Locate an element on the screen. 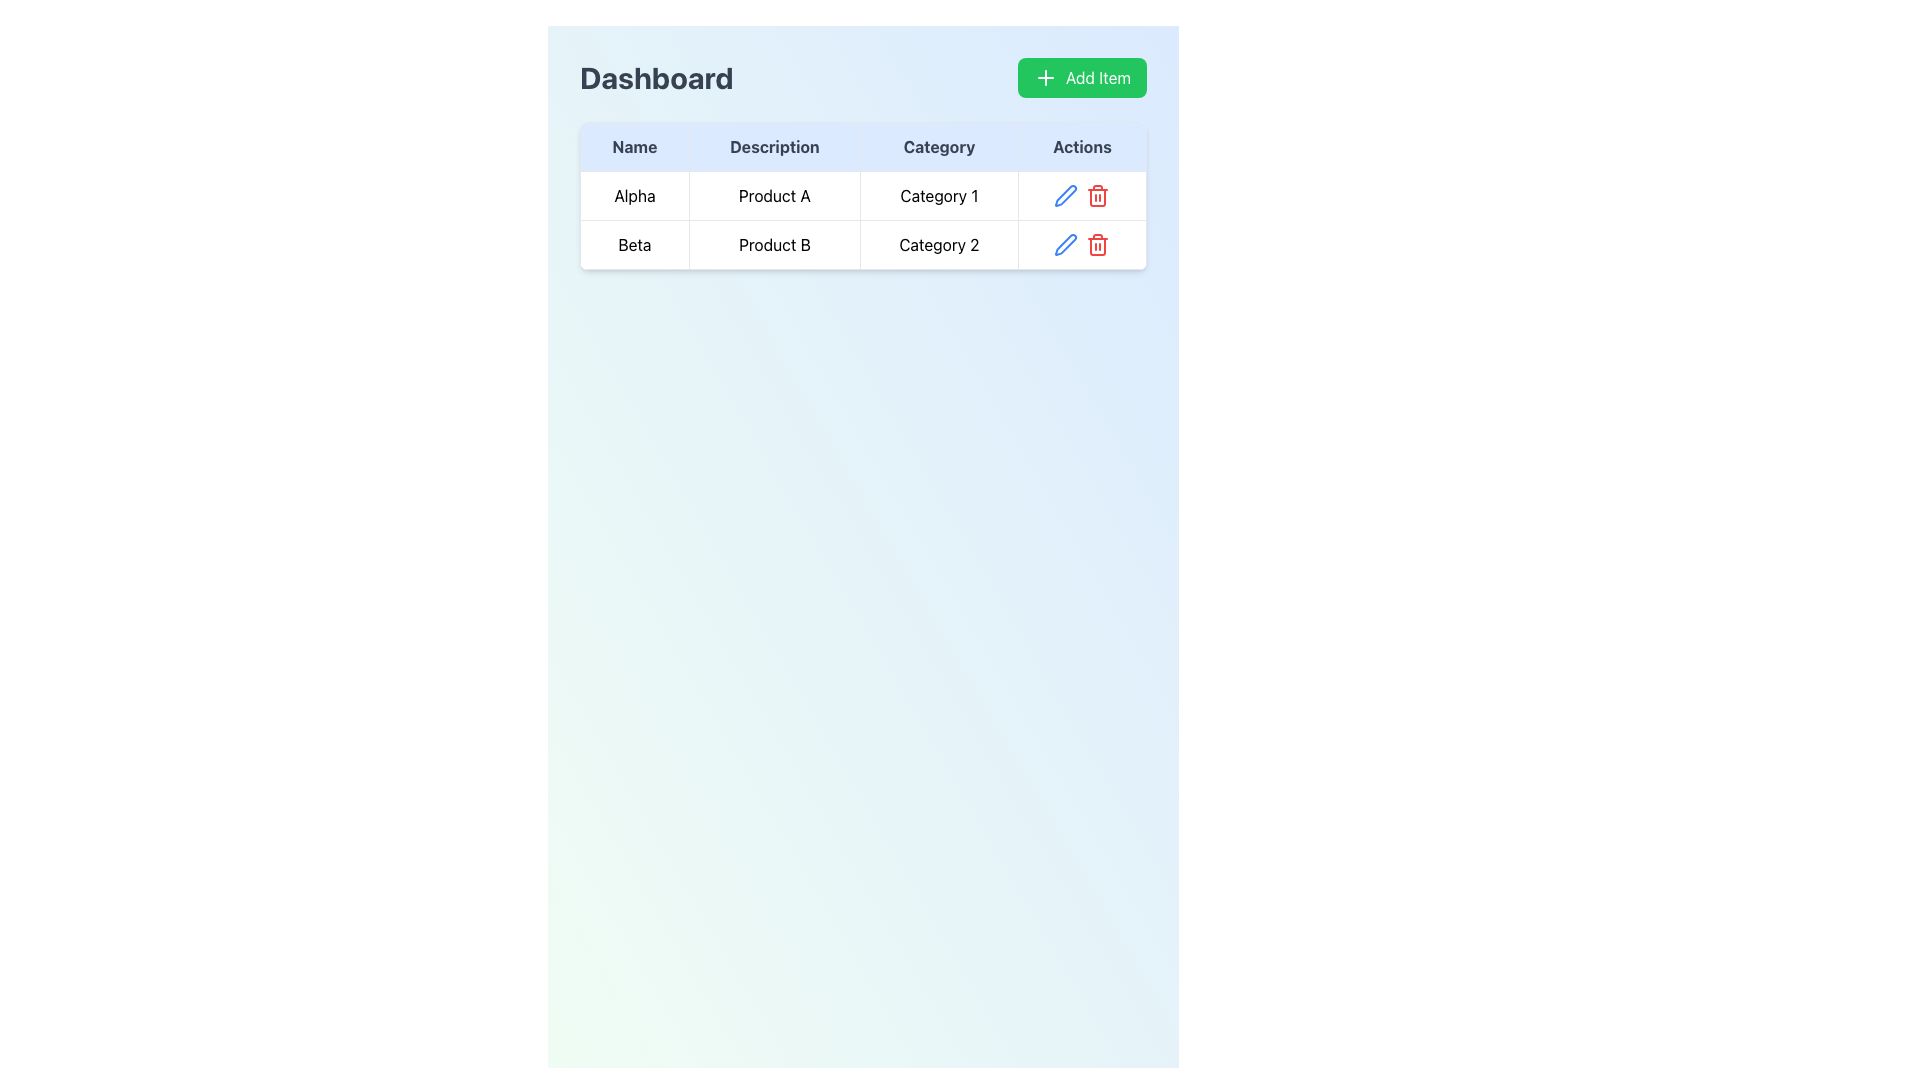 The height and width of the screenshot is (1080, 1920). the control group containing the blue pen-shaped icon and the red trash bin icon in the 'Actions' column of the first row of the table for additional information is located at coordinates (1081, 196).